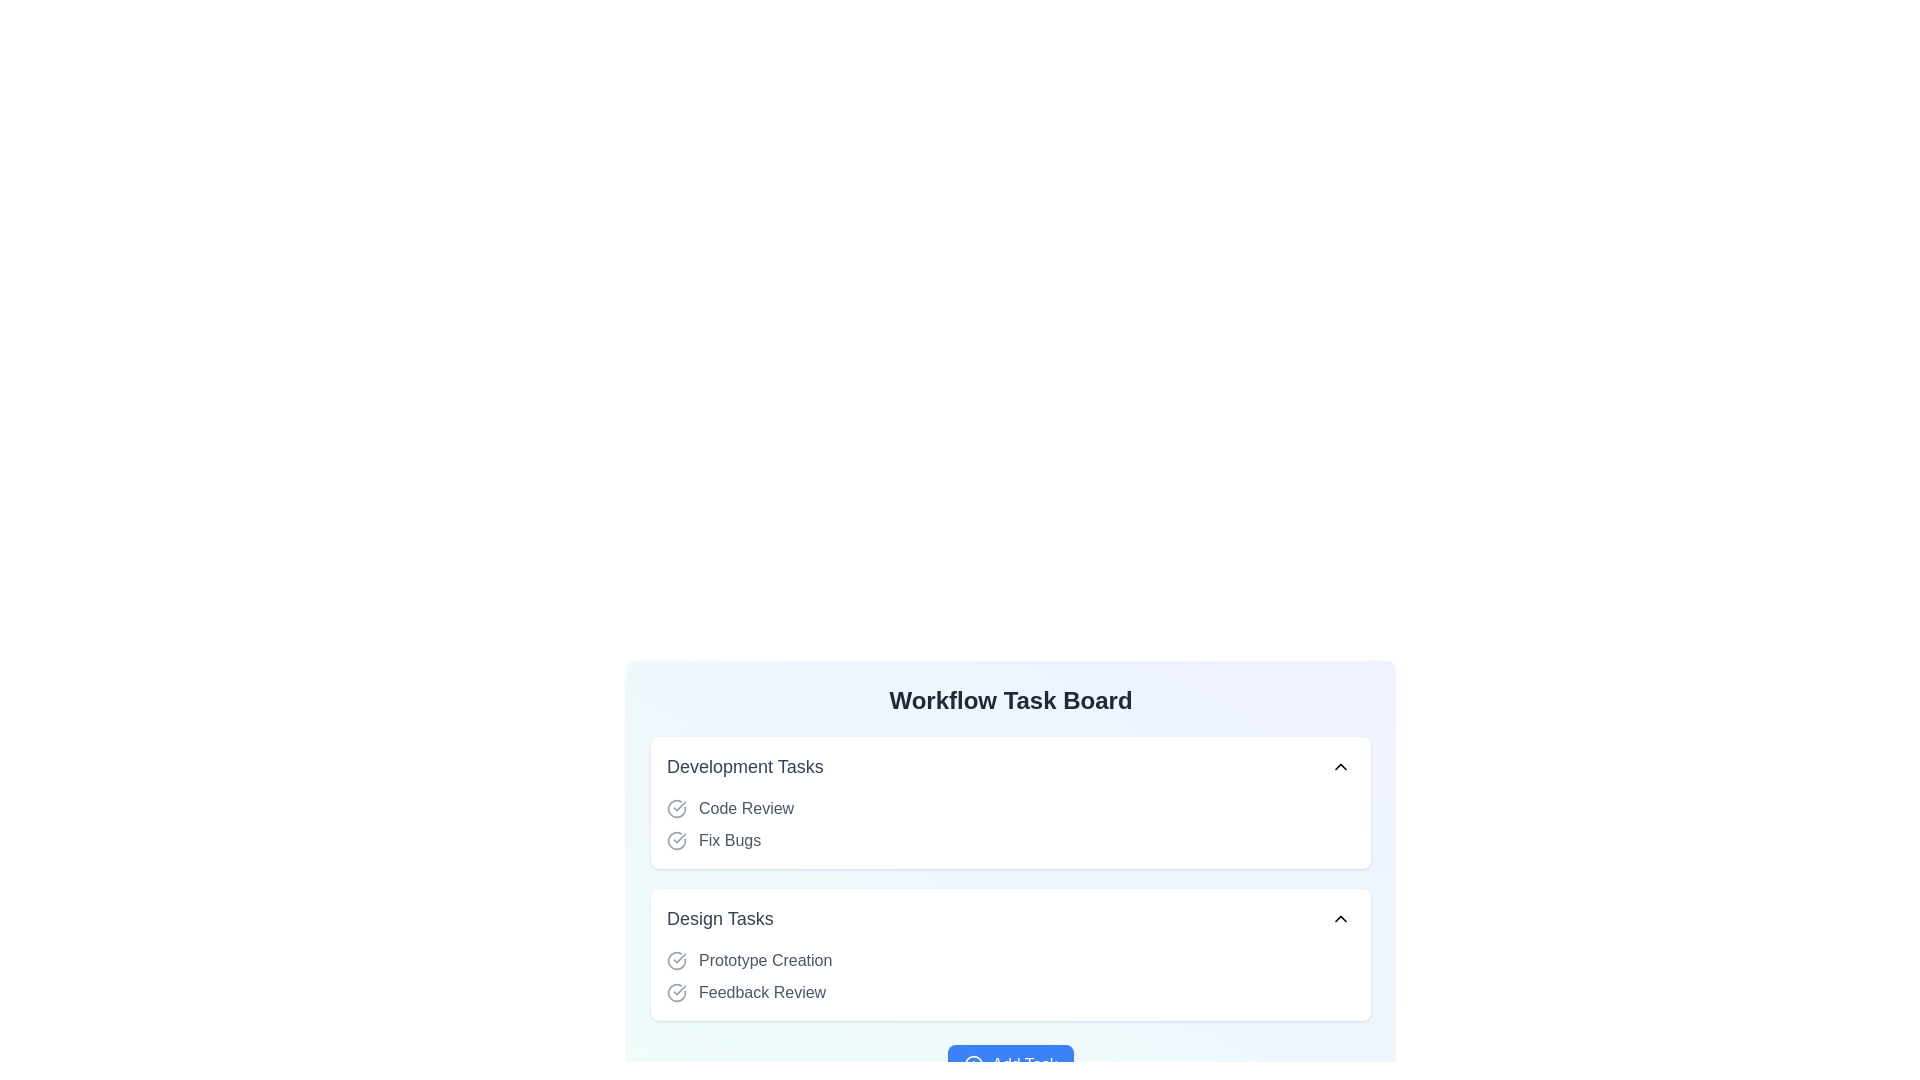 This screenshot has width=1920, height=1080. I want to click on the progress icon located in the 'Design Tasks' section of the 'Workflow Task Board', positioned to the left of the 'Prototype Creation' text, so click(676, 959).